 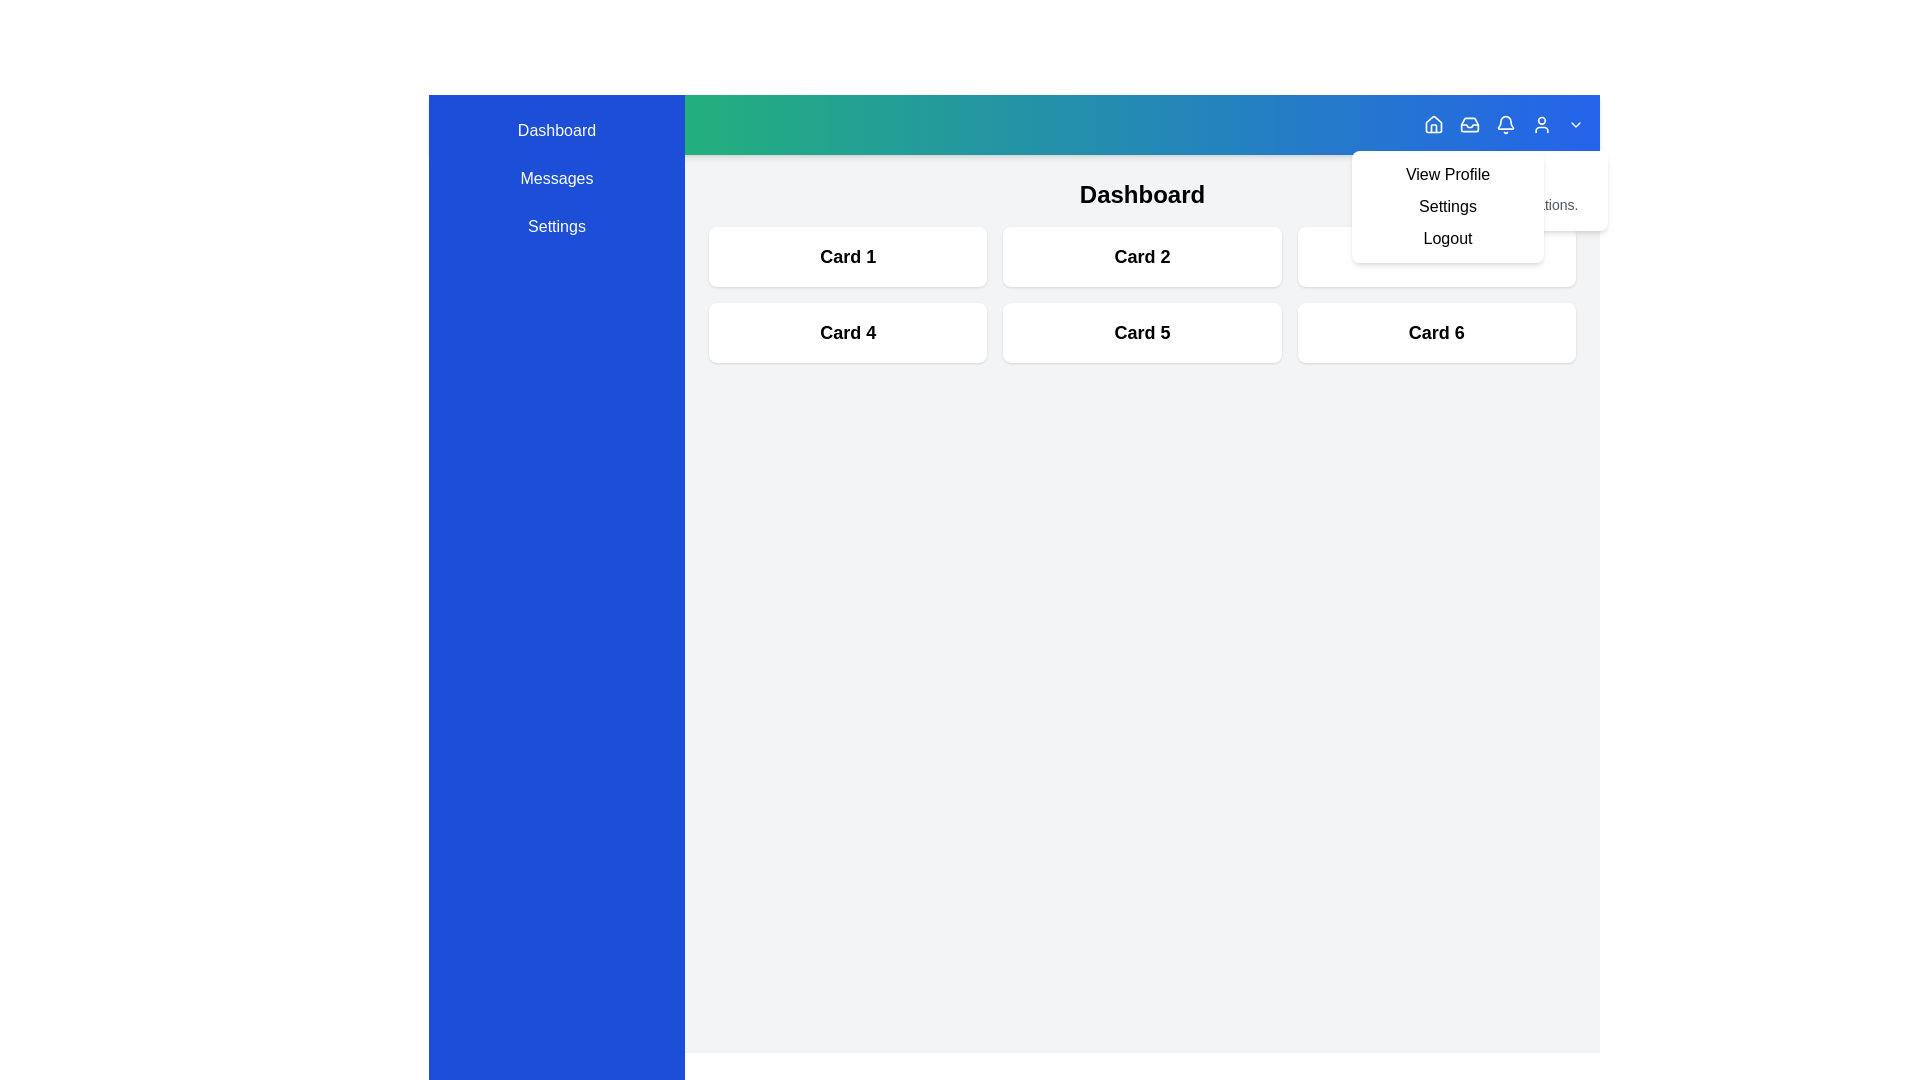 What do you see at coordinates (560, 124) in the screenshot?
I see `the text label displaying 'Interactive System', which is prominently positioned in the header area and styled with a bold font` at bounding box center [560, 124].